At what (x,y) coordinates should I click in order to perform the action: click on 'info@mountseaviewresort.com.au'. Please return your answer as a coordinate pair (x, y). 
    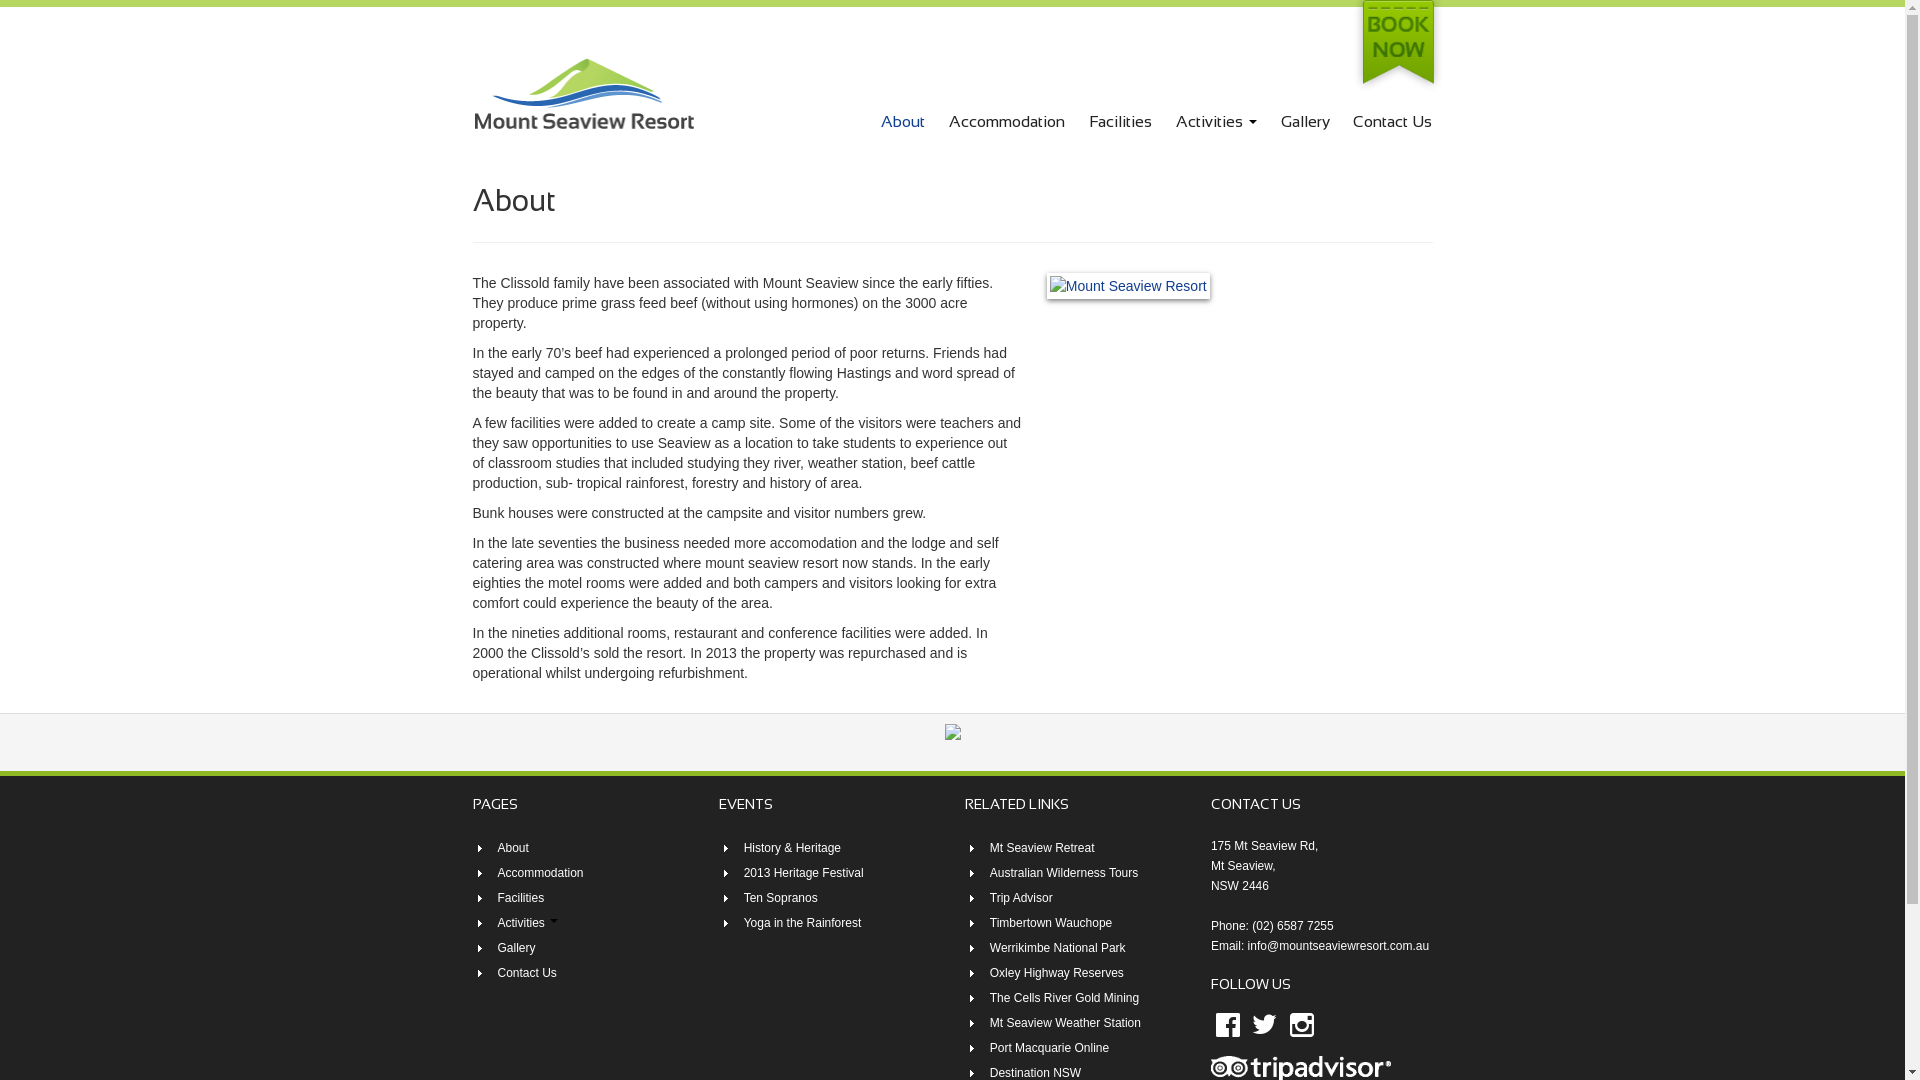
    Looking at the image, I should click on (1339, 945).